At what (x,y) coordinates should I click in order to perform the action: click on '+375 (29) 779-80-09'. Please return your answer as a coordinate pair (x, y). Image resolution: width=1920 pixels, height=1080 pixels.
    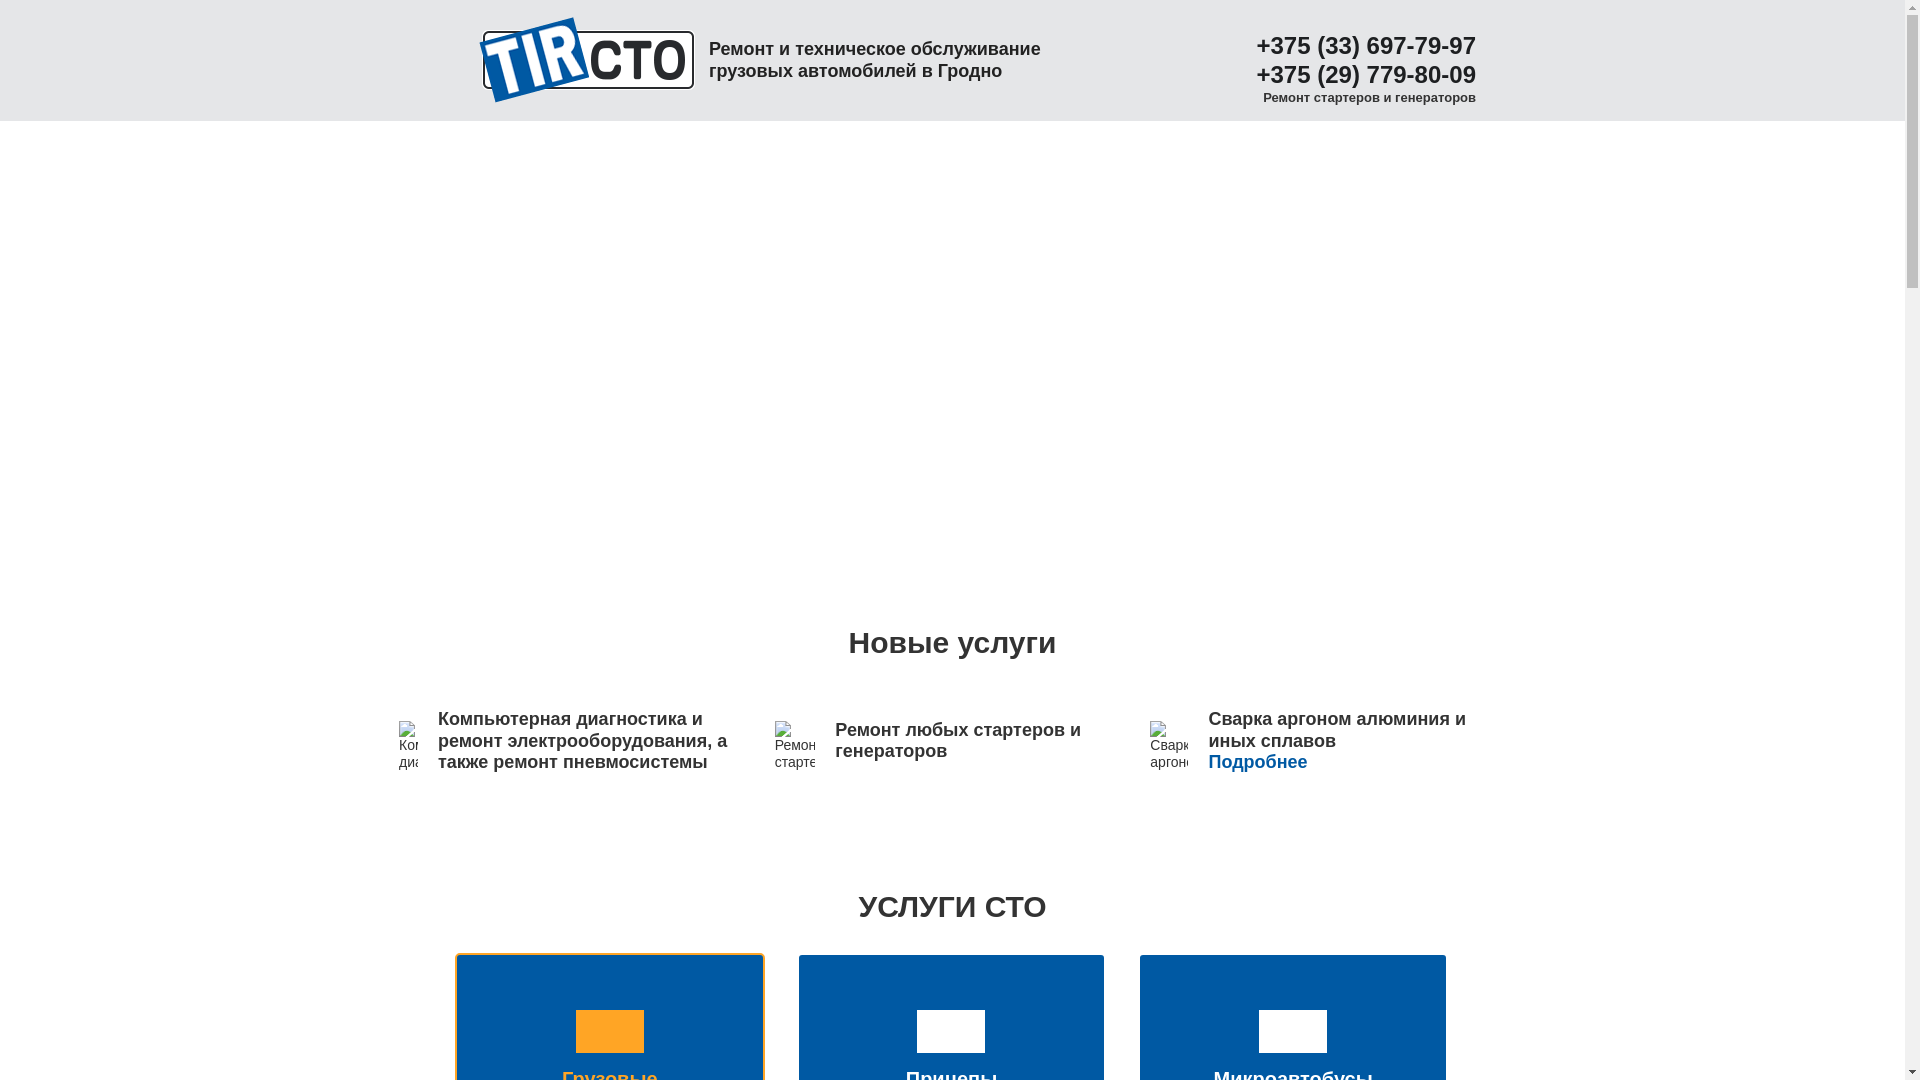
    Looking at the image, I should click on (1360, 74).